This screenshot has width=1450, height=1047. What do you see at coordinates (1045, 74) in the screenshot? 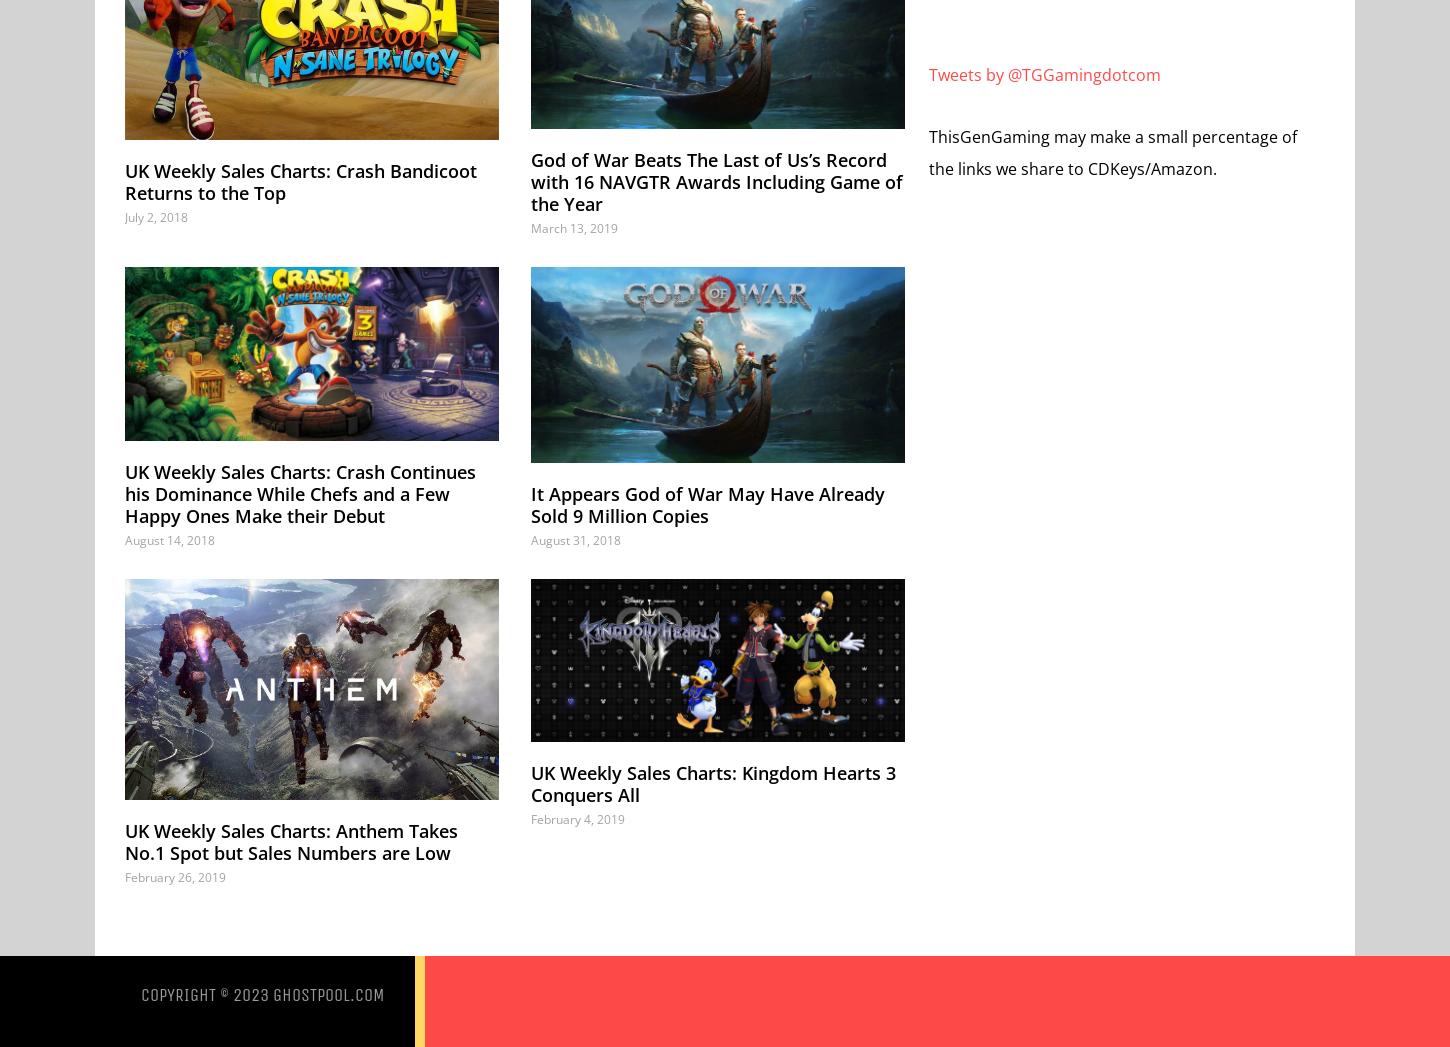
I see `'Tweets by @TGGamingdotcom'` at bounding box center [1045, 74].